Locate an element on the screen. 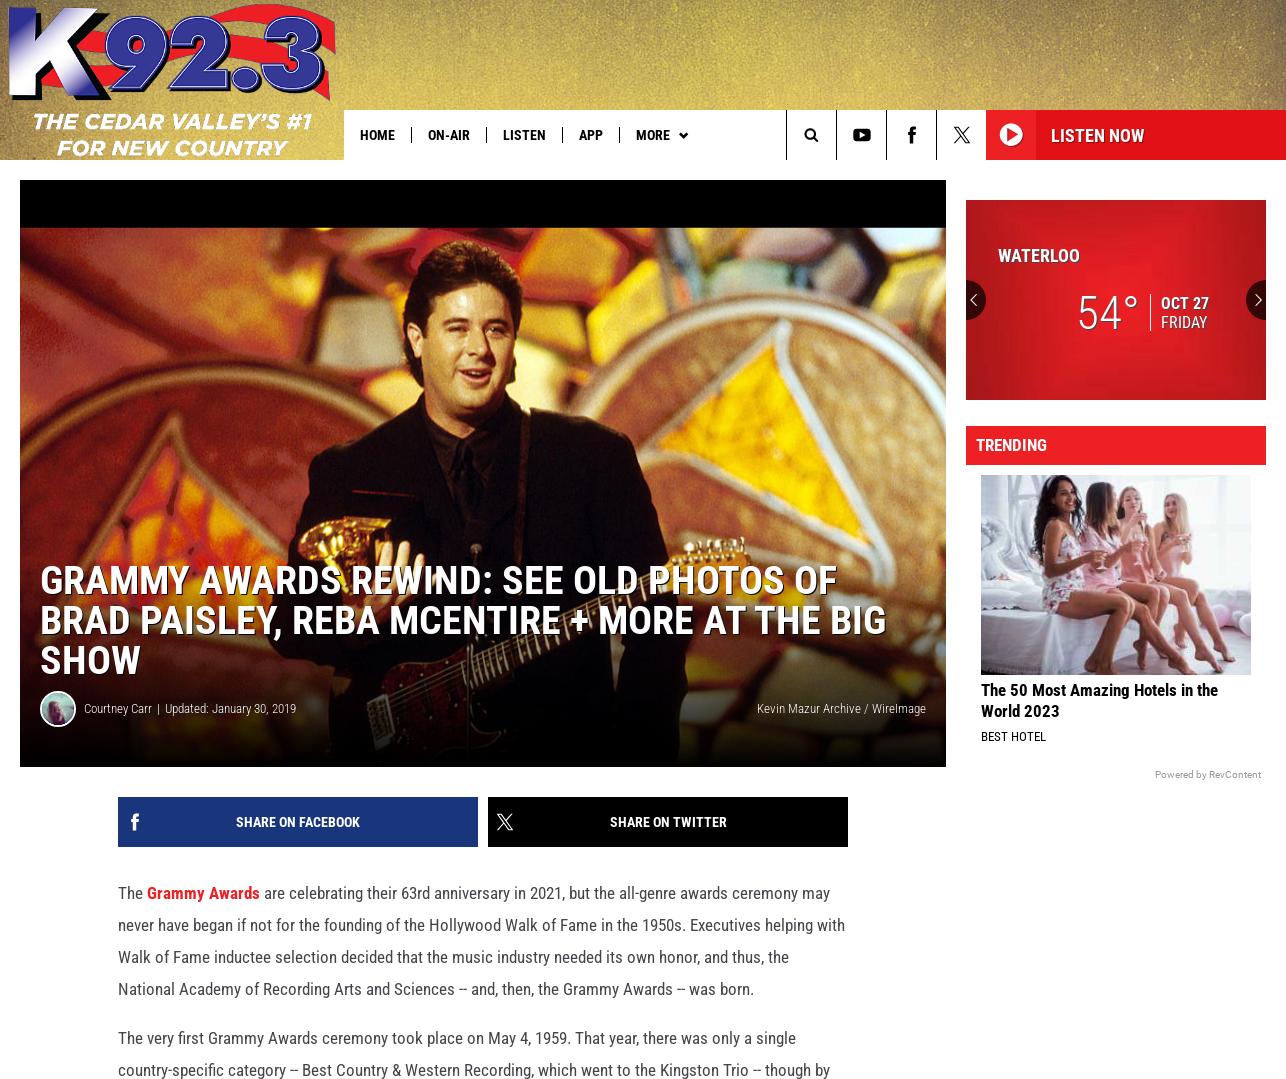 The image size is (1286, 1079). 'Share on Facebook' is located at coordinates (235, 854).